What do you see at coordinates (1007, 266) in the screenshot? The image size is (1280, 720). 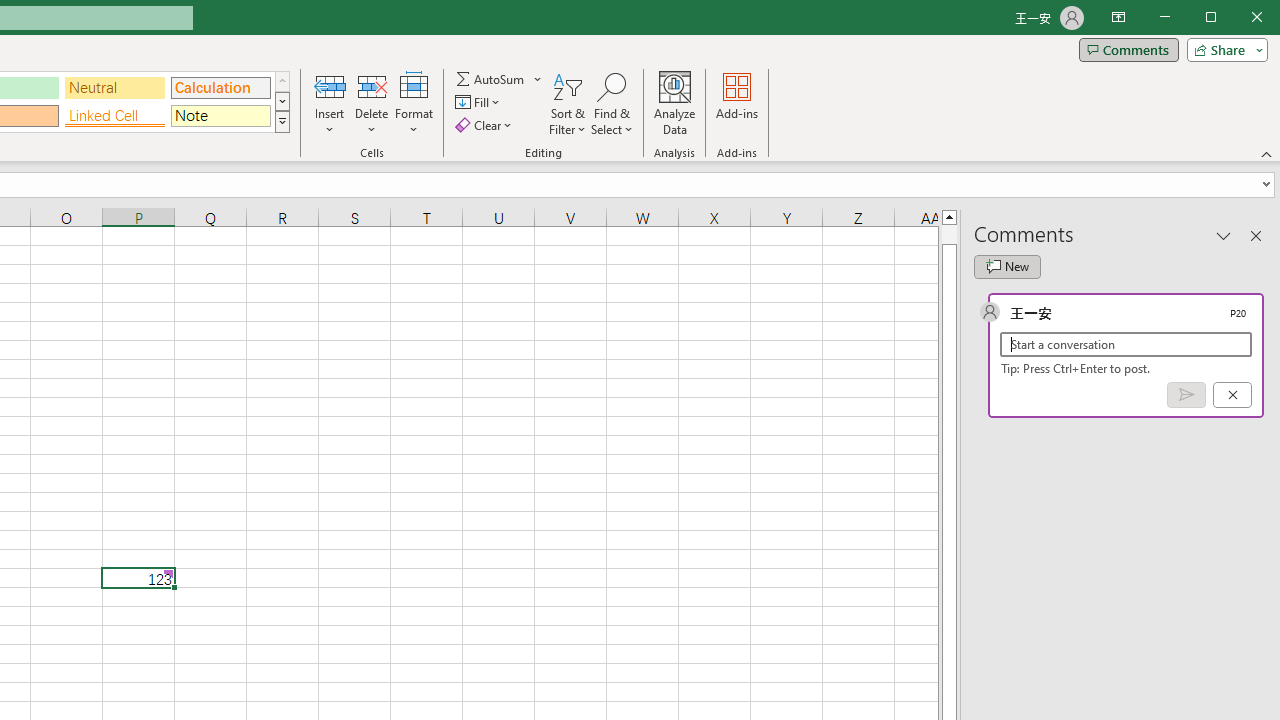 I see `'New comment'` at bounding box center [1007, 266].